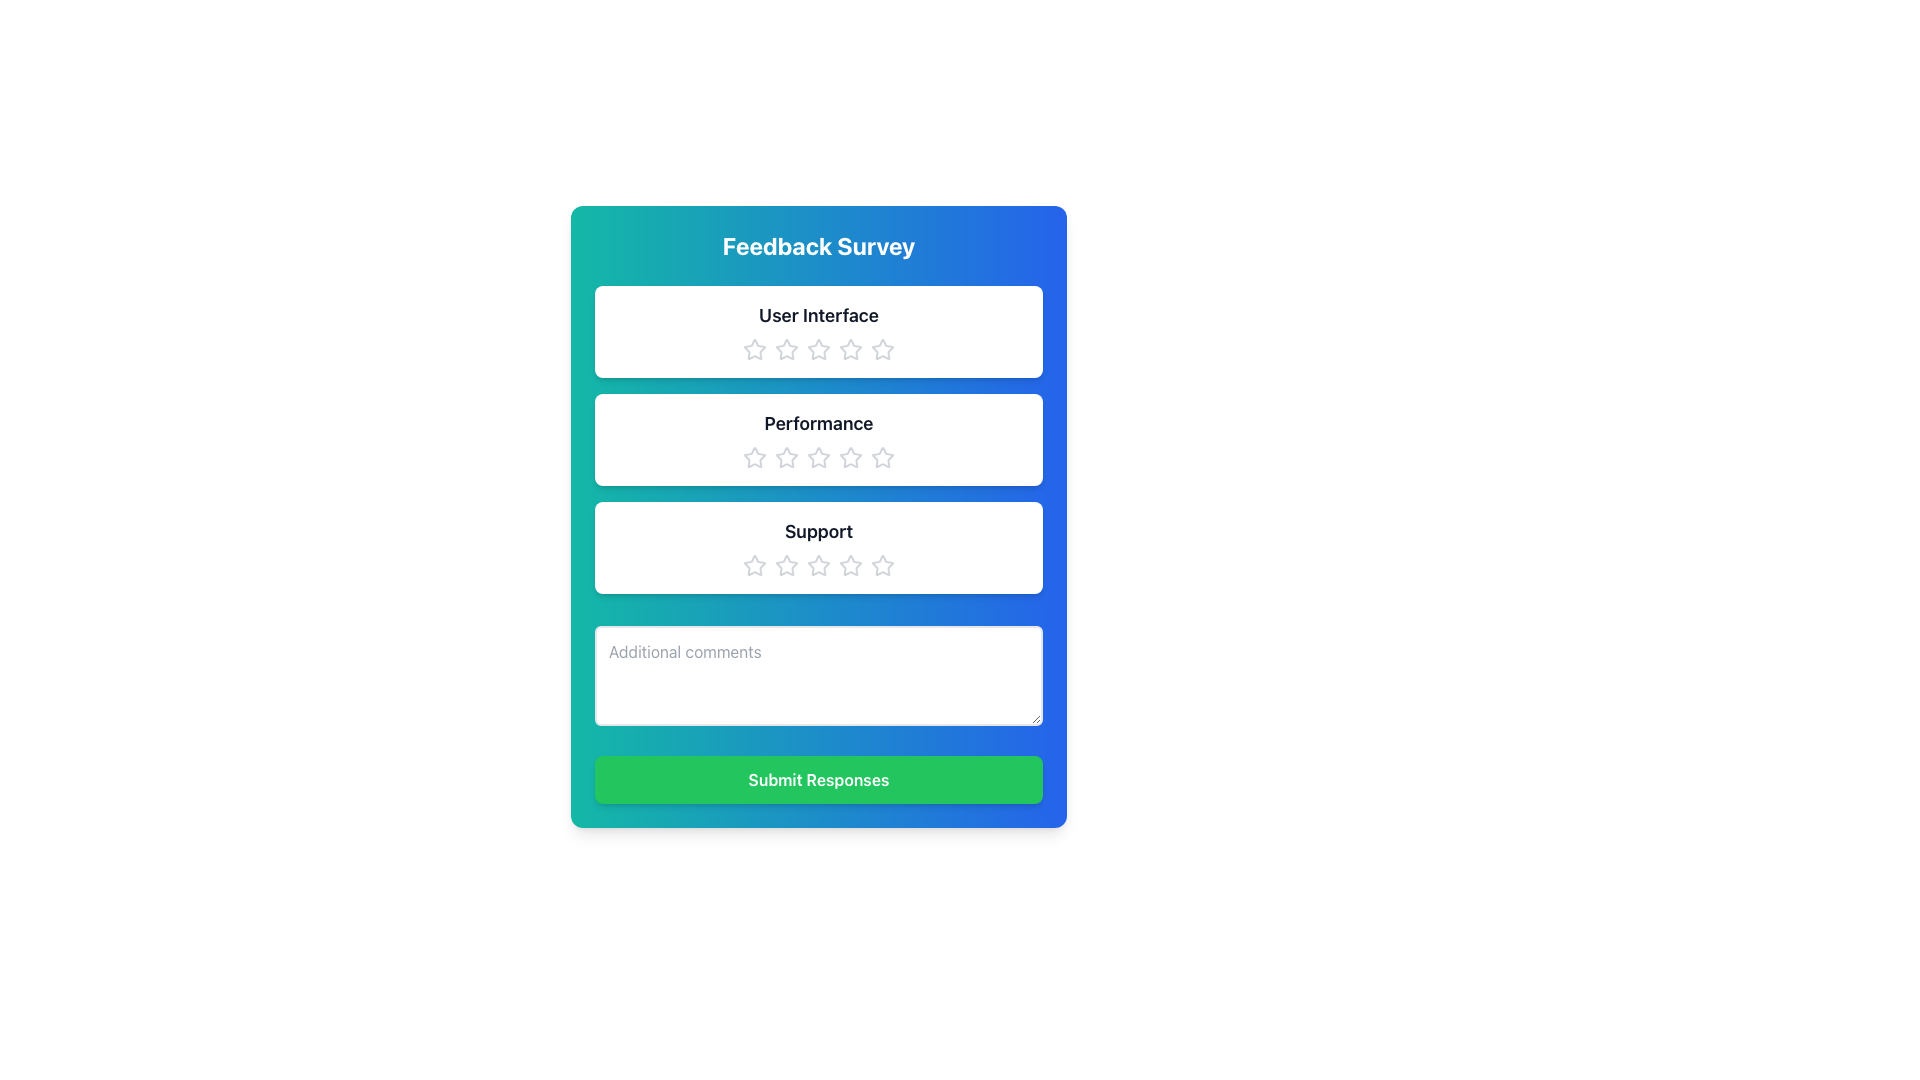 The image size is (1920, 1080). I want to click on the second star icon in the rating bar for the 'User Interface' section, so click(786, 349).